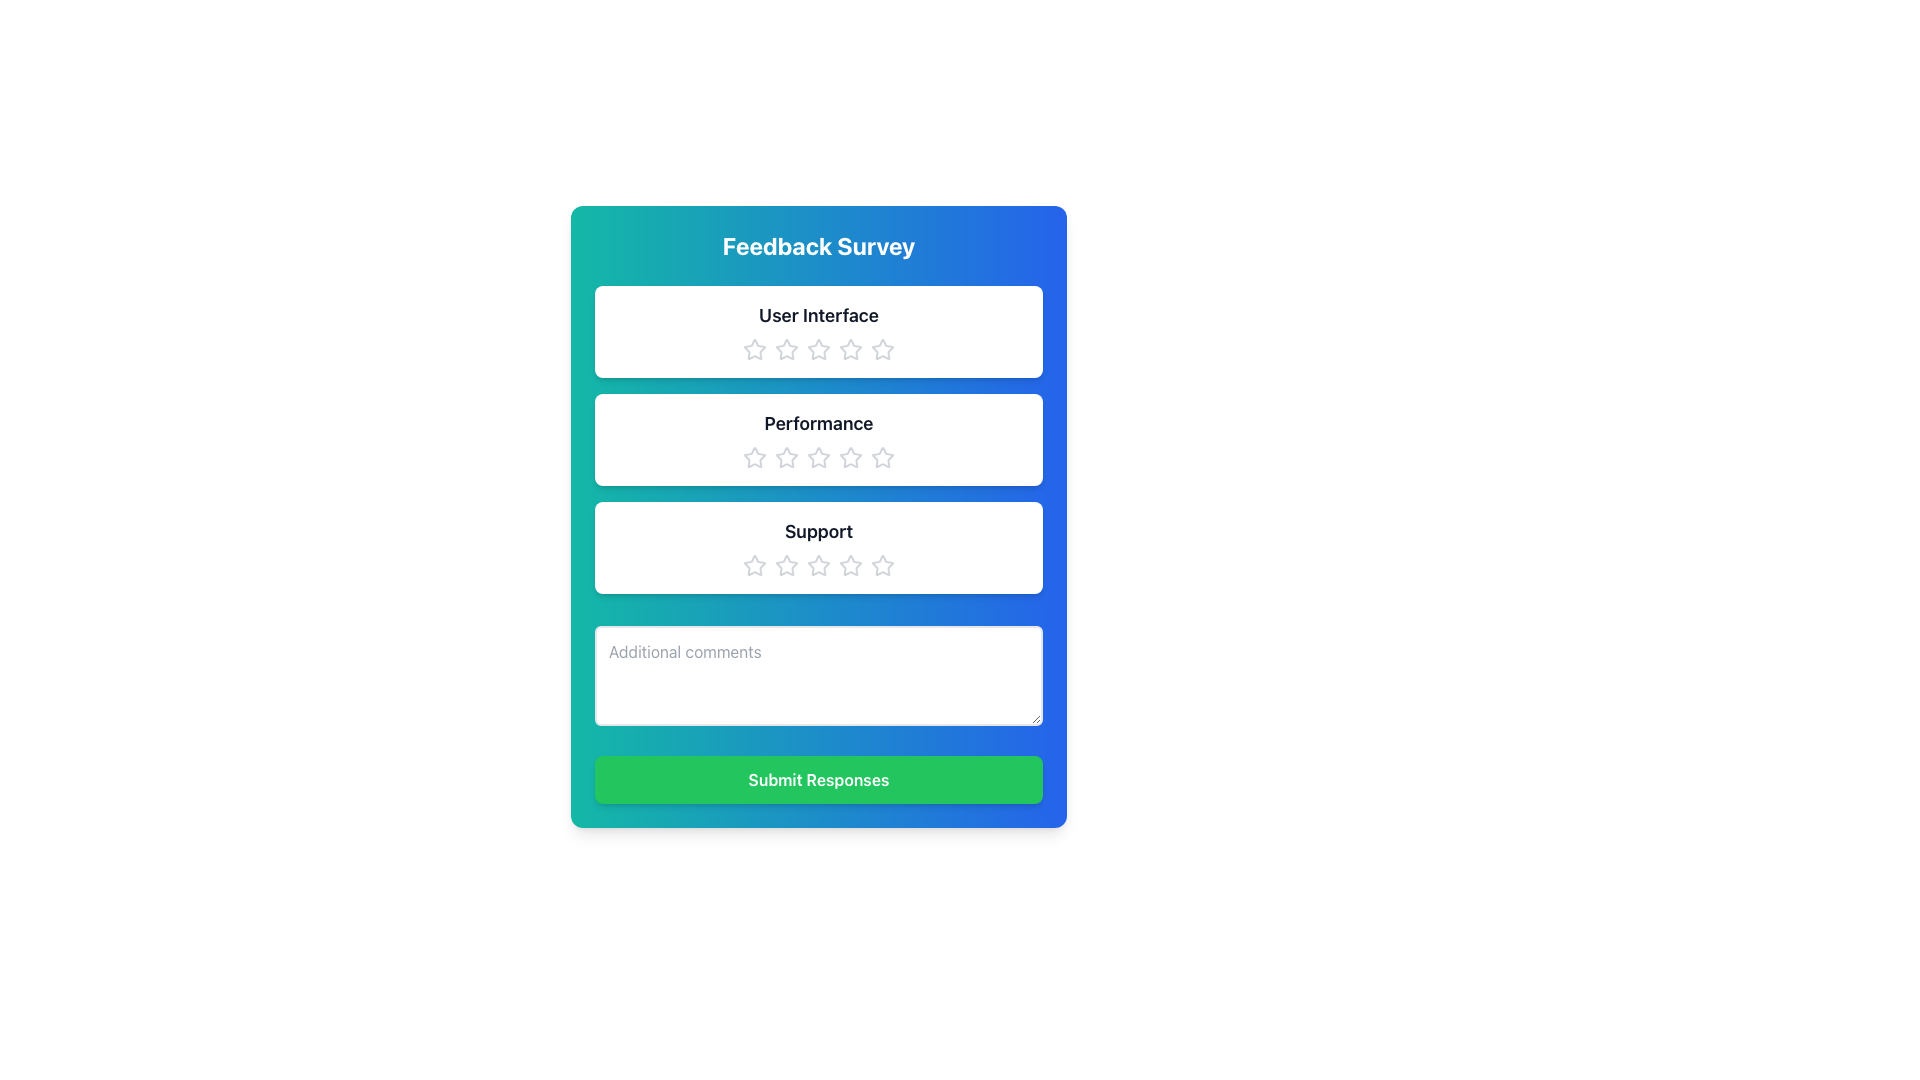 The image size is (1920, 1080). I want to click on the second star icon in the rating bar for the 'User Interface' section, so click(786, 349).